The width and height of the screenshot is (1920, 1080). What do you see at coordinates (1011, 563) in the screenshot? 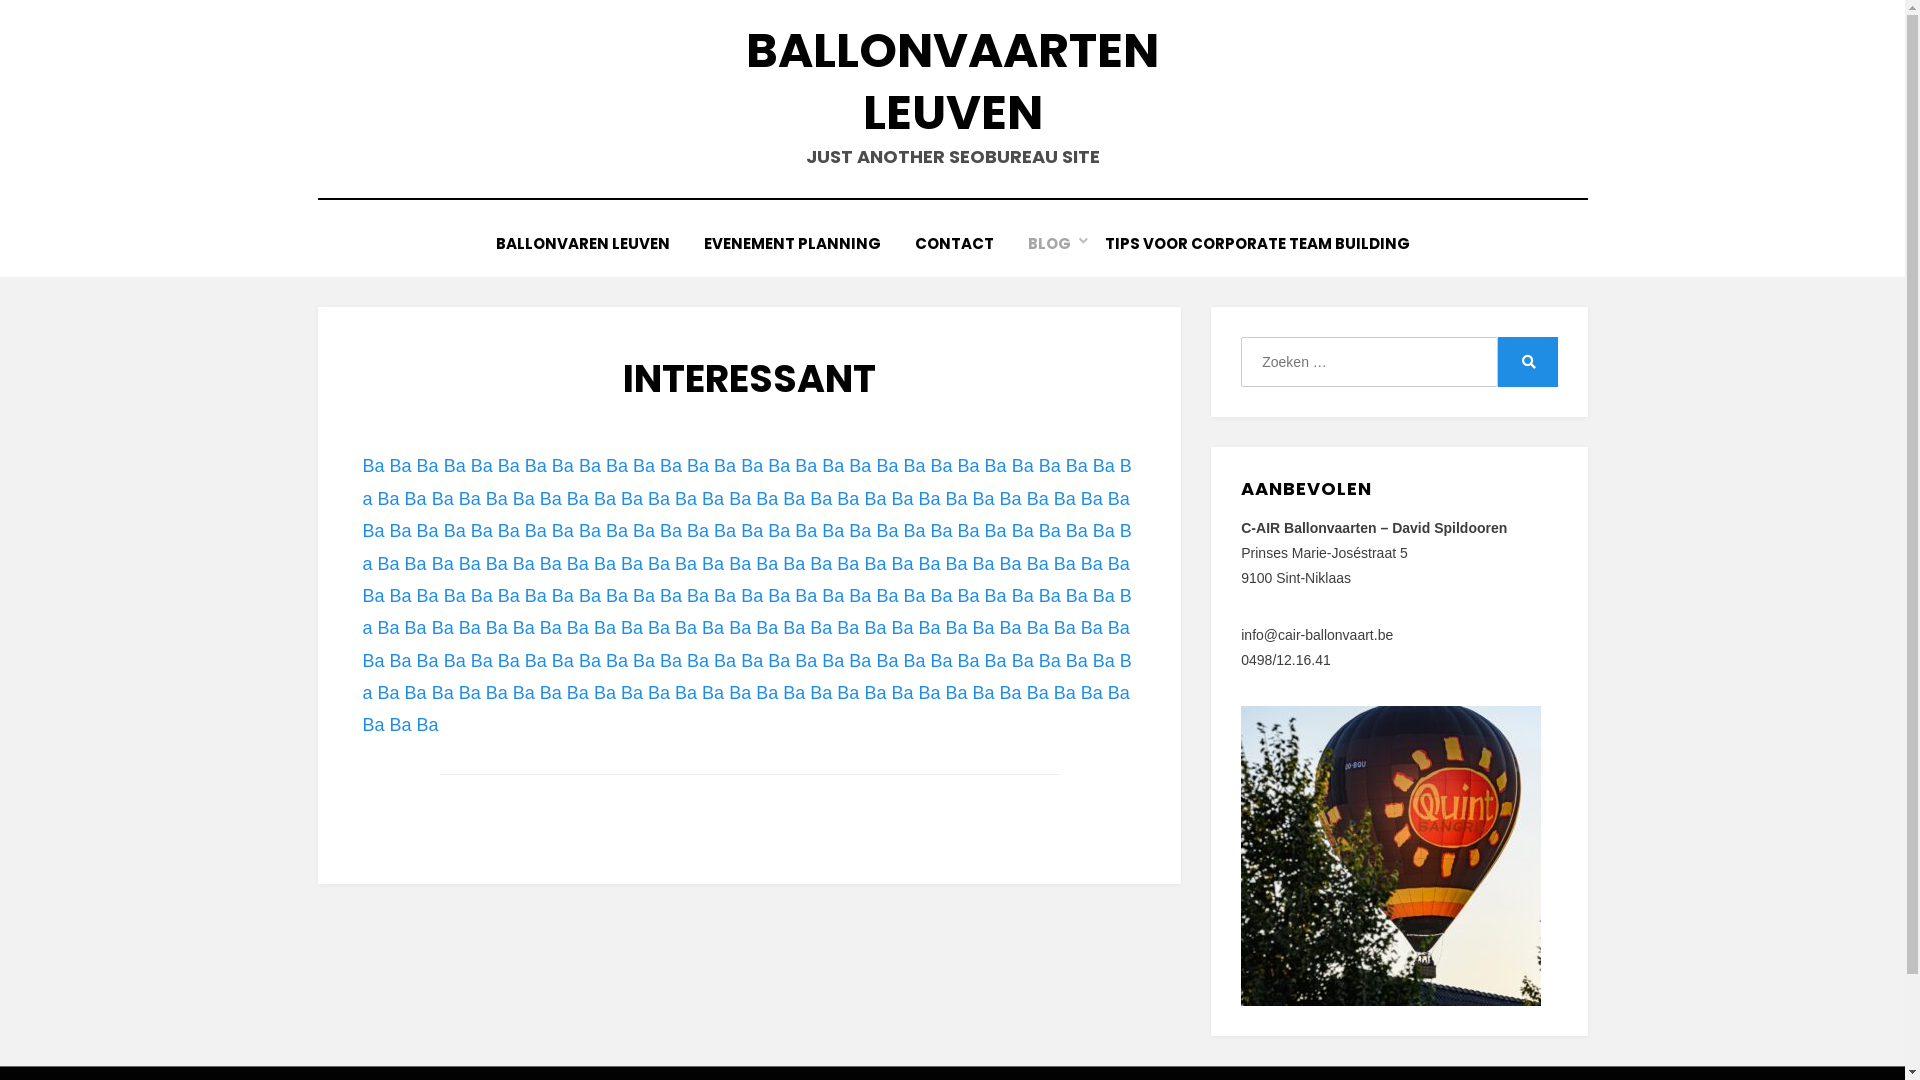
I see `'Ba'` at bounding box center [1011, 563].